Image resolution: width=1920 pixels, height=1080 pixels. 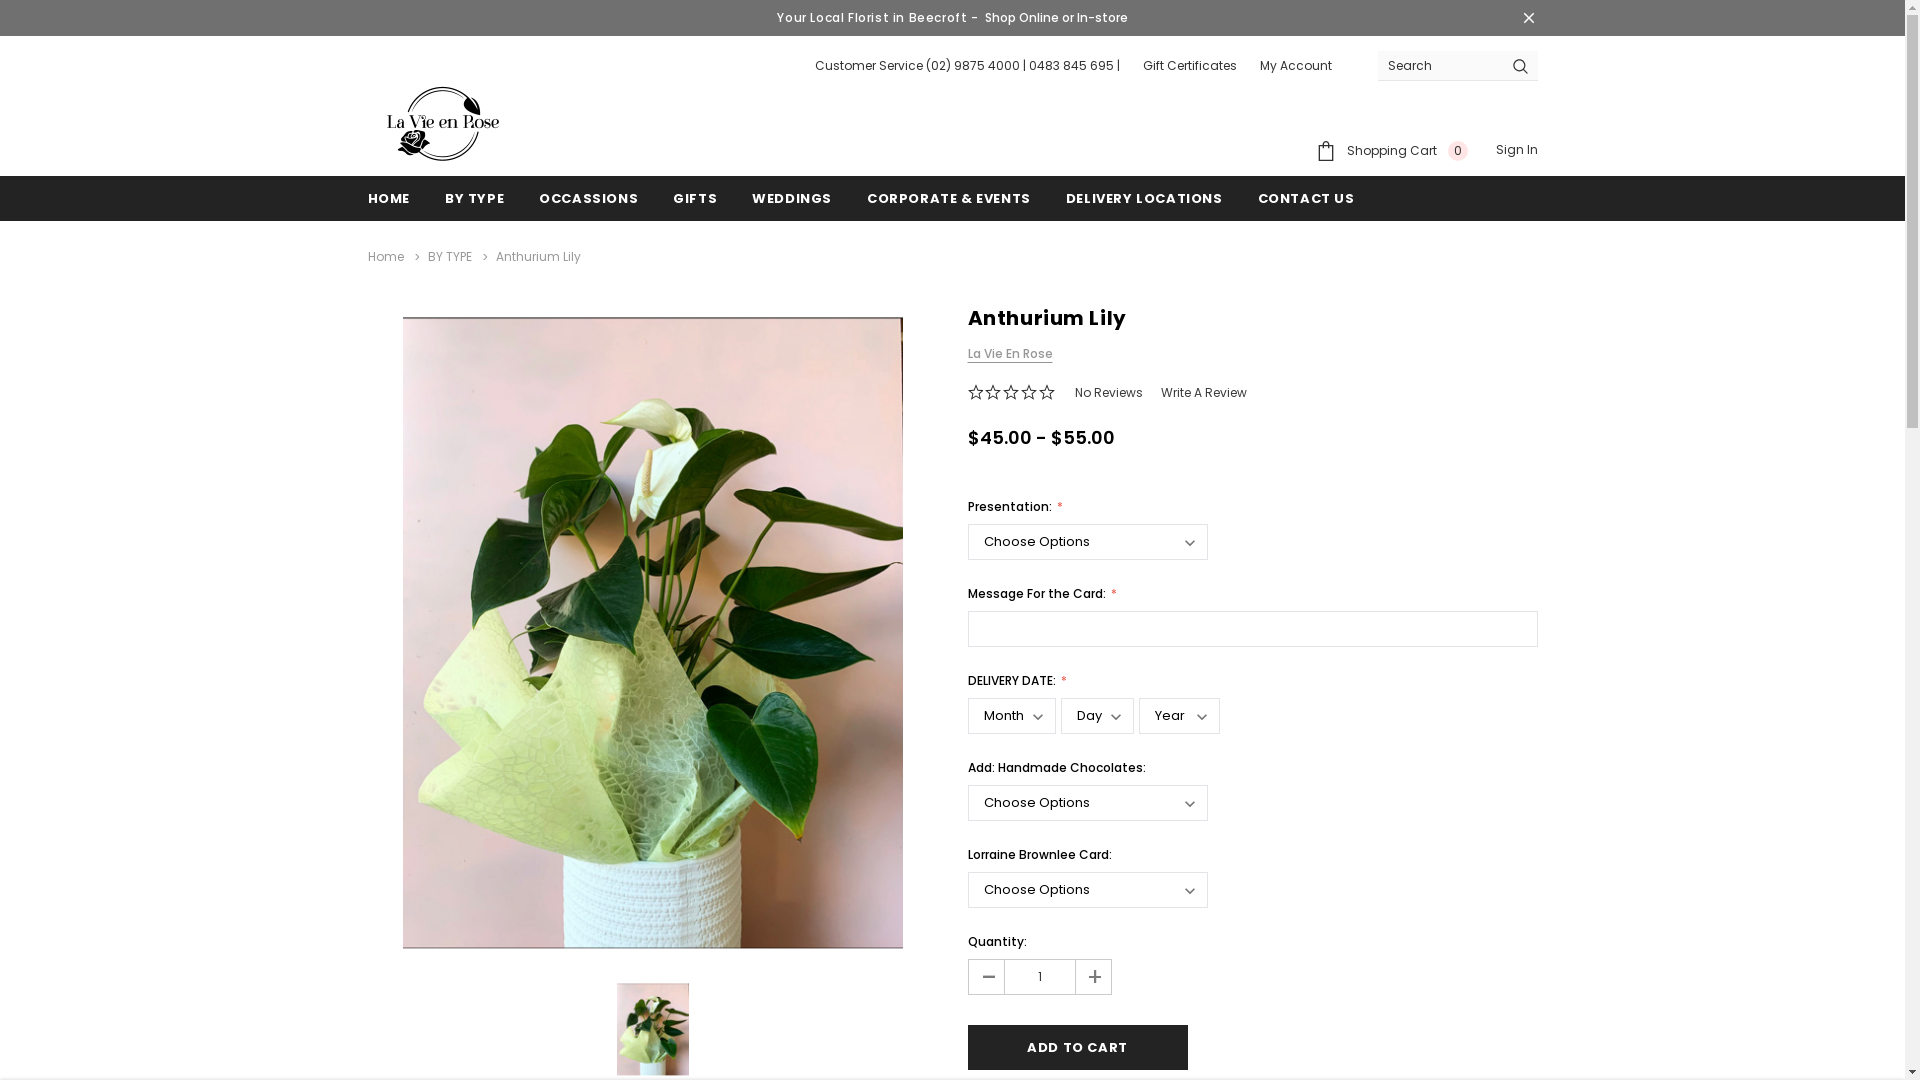 What do you see at coordinates (791, 198) in the screenshot?
I see `'WEDDINGS'` at bounding box center [791, 198].